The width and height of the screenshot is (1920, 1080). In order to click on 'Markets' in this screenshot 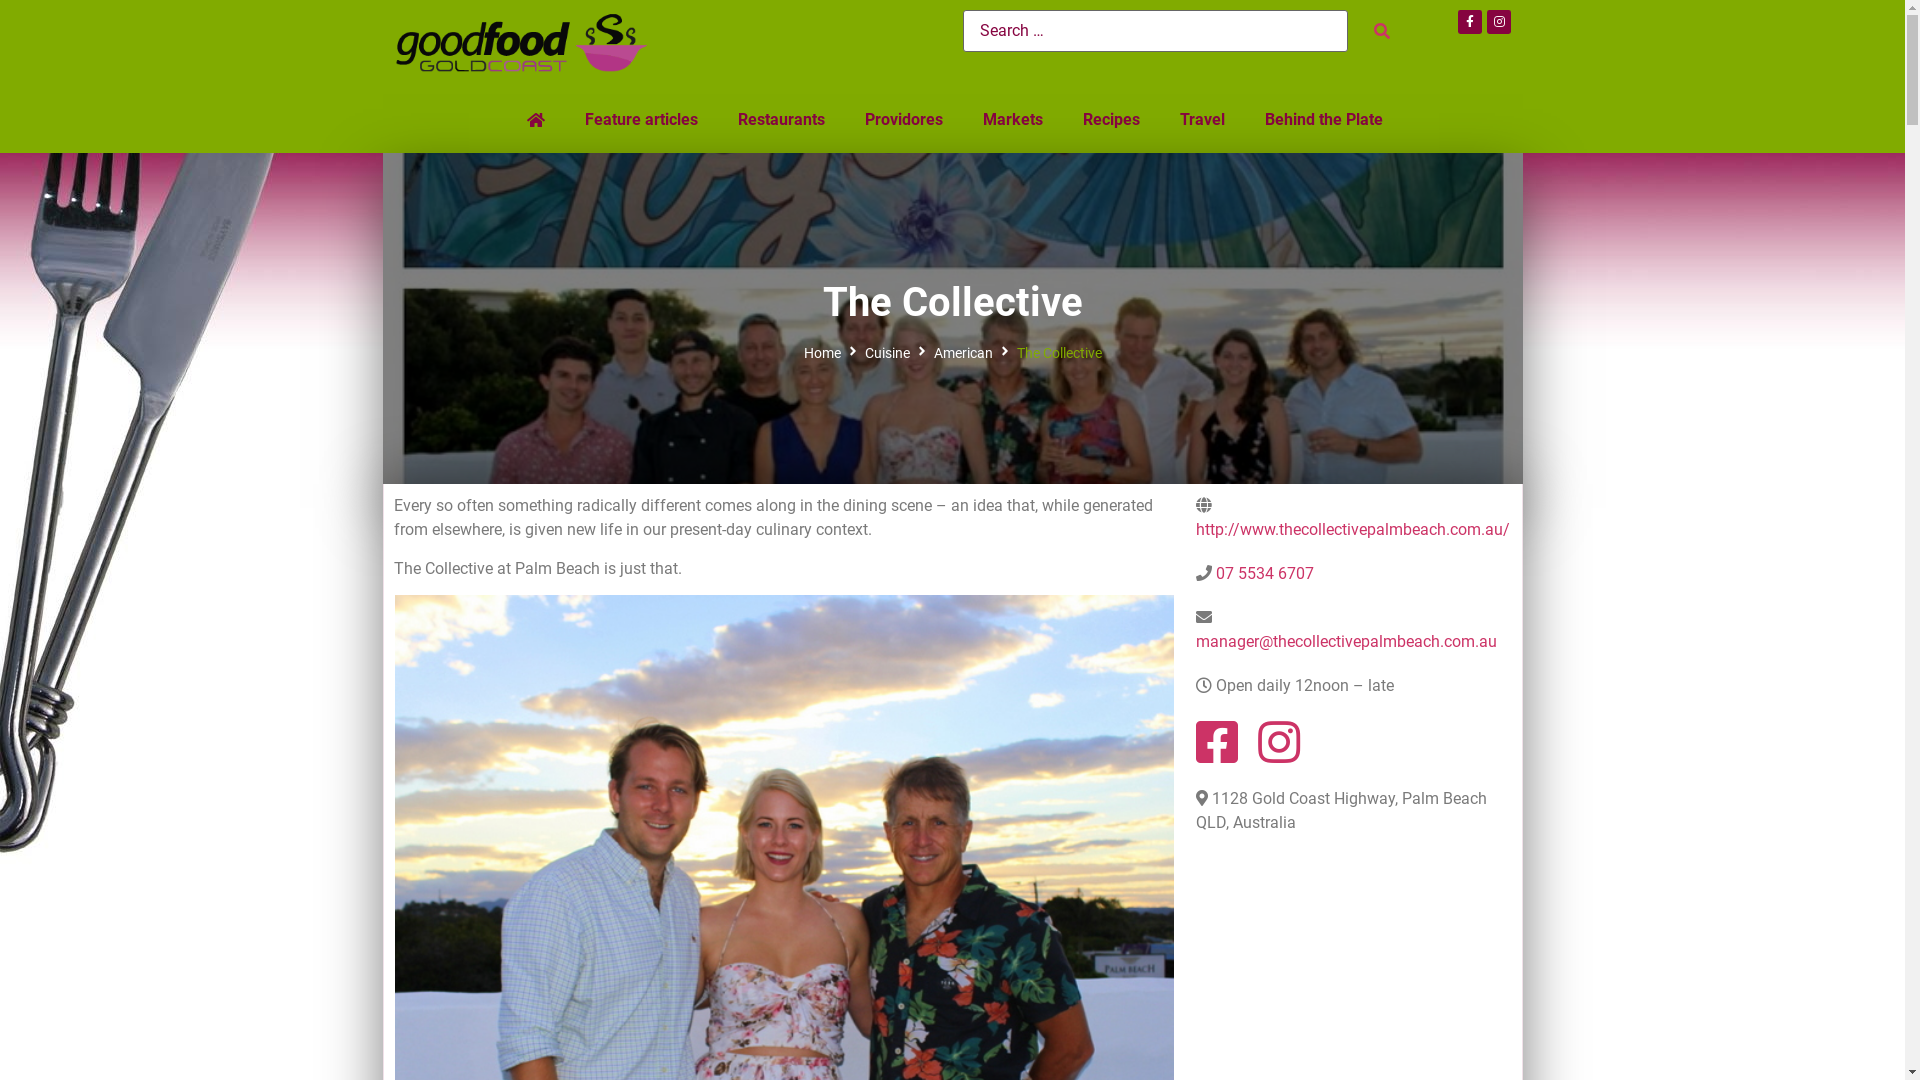, I will do `click(1012, 119)`.